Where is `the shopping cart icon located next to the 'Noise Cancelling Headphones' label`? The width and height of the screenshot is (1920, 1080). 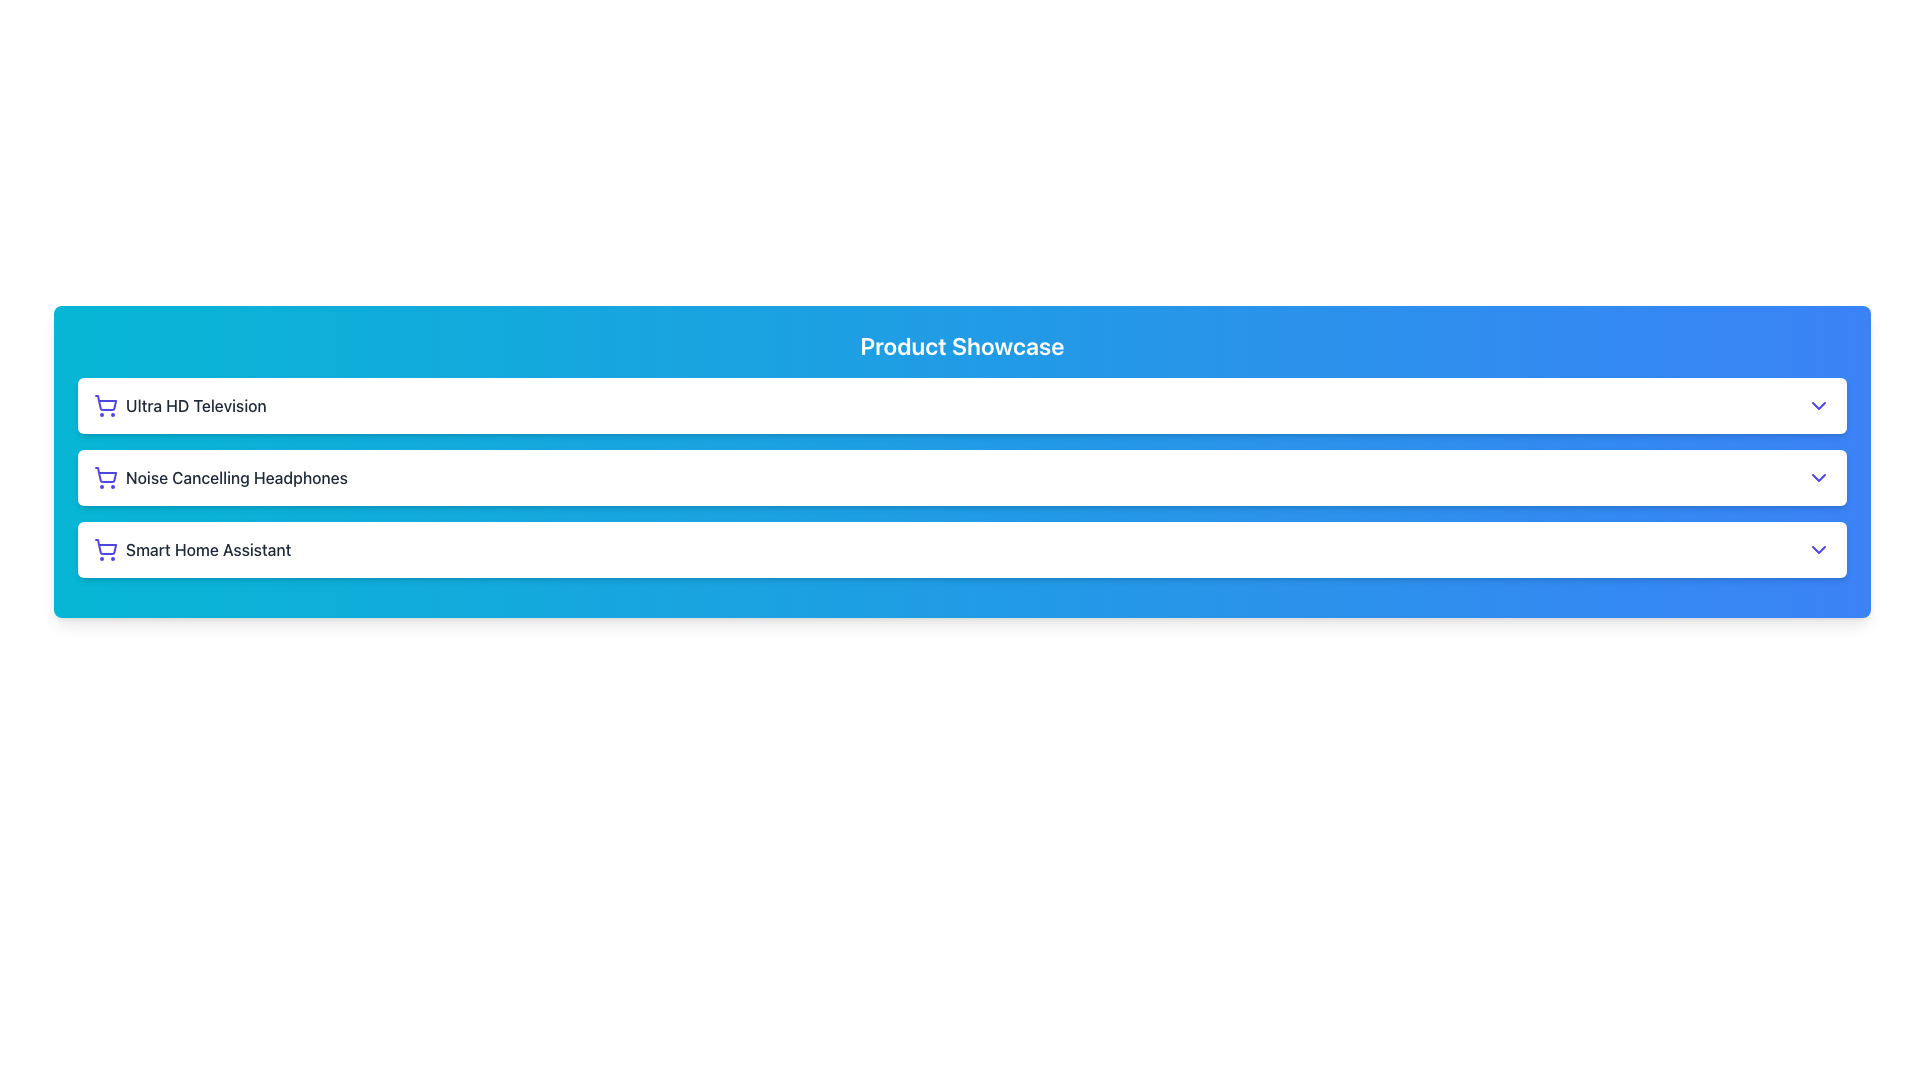
the shopping cart icon located next to the 'Noise Cancelling Headphones' label is located at coordinates (104, 475).